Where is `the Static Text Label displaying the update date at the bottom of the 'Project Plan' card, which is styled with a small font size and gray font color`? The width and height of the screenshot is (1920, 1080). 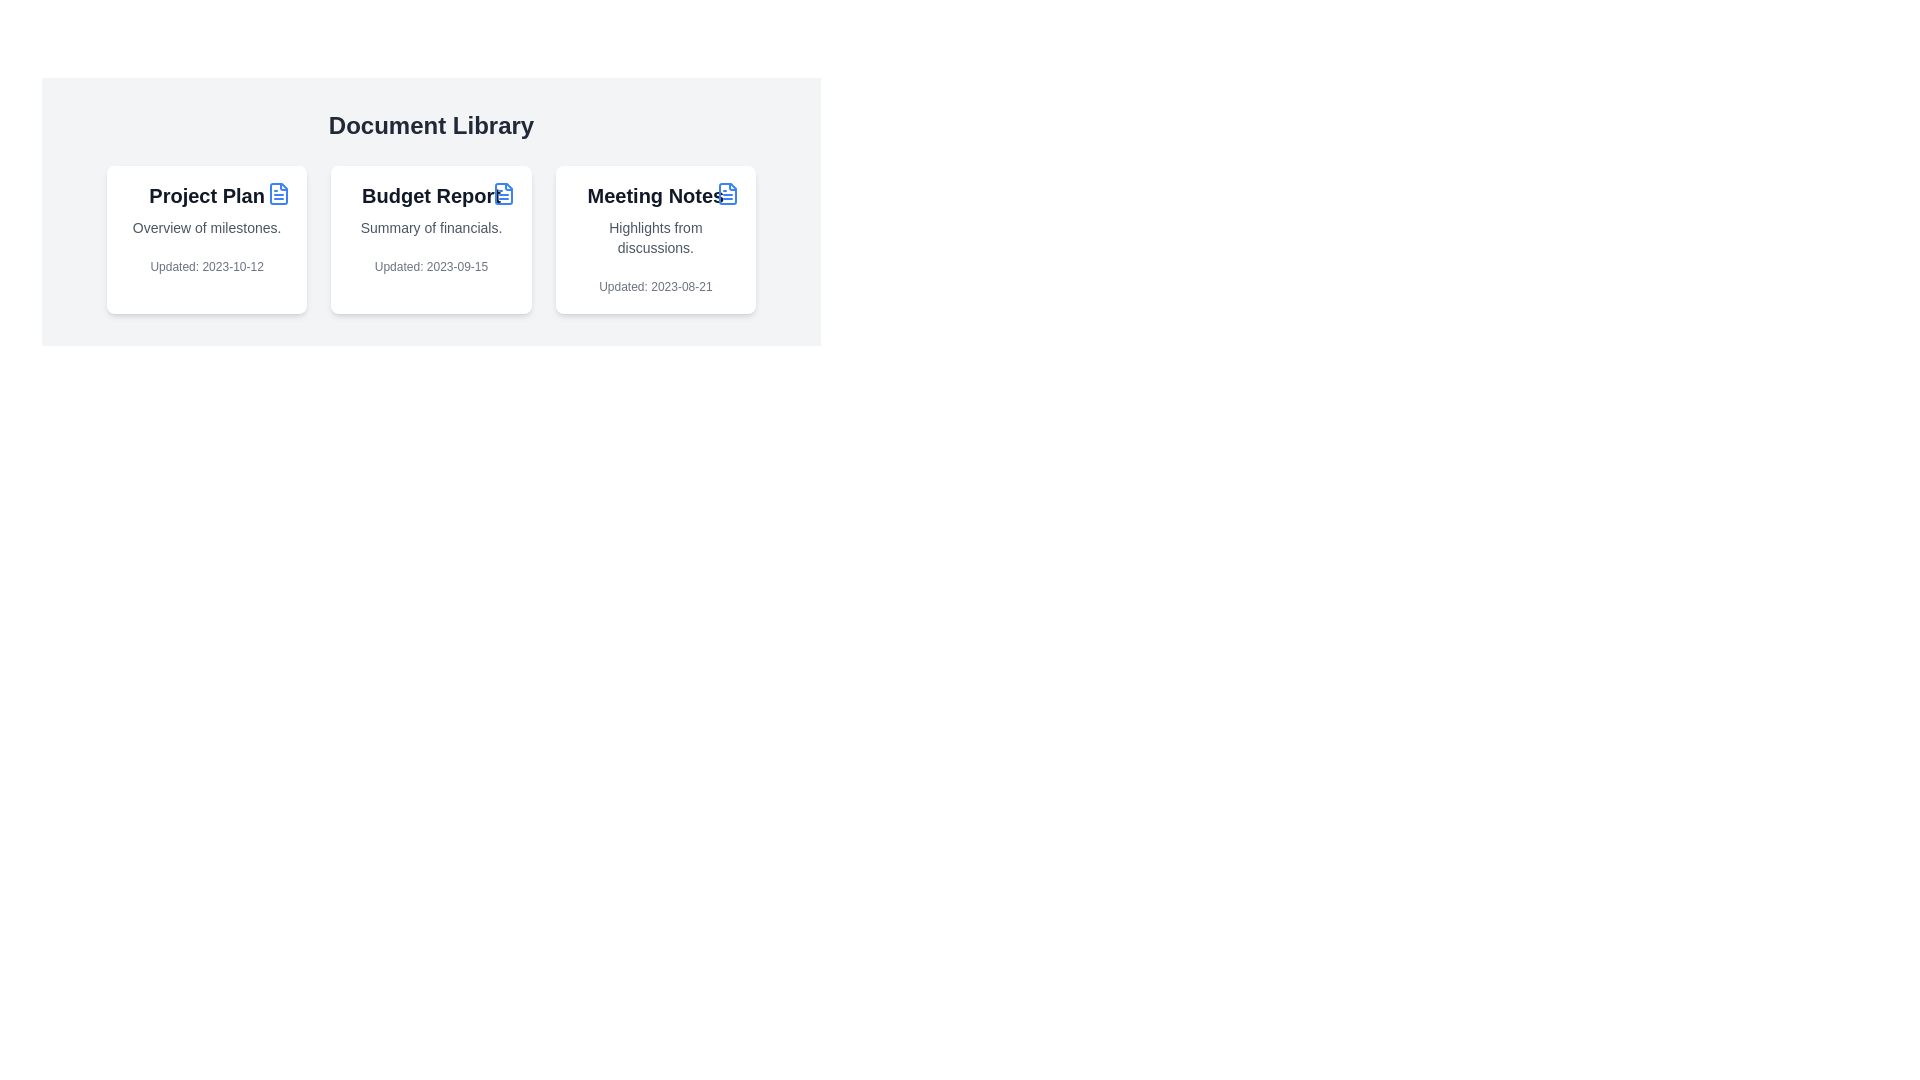
the Static Text Label displaying the update date at the bottom of the 'Project Plan' card, which is styled with a small font size and gray font color is located at coordinates (207, 265).